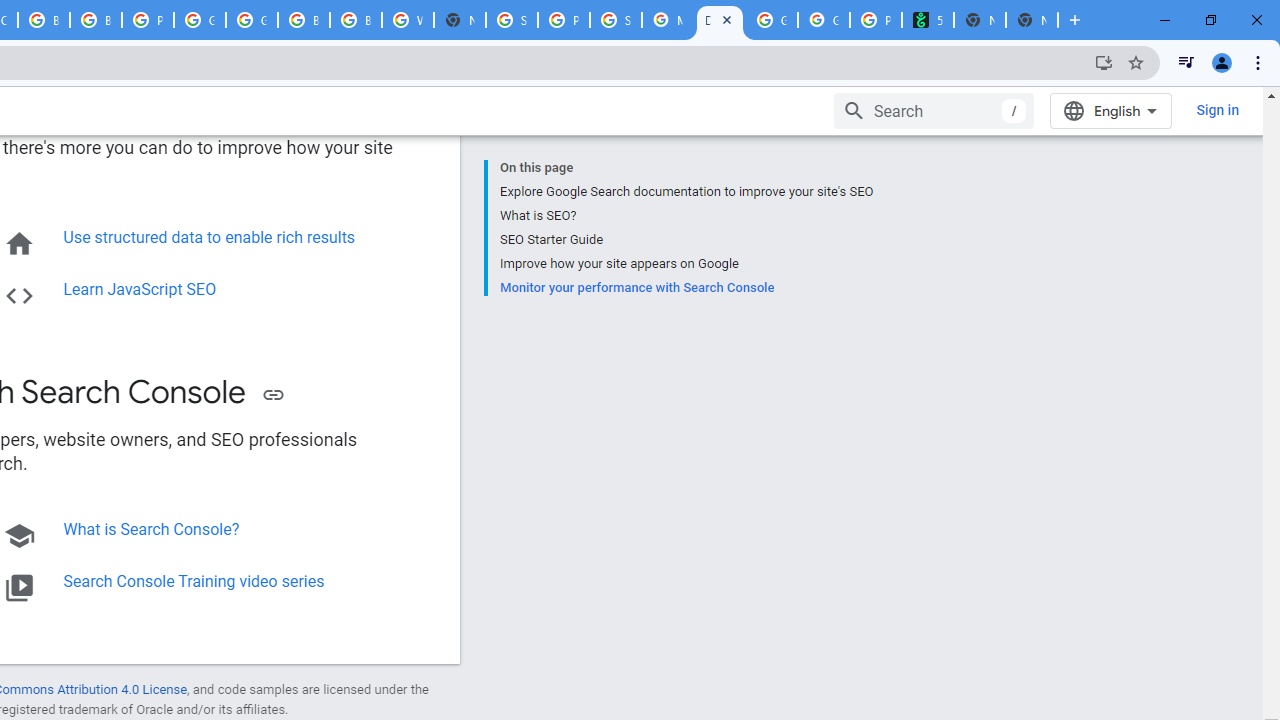 The width and height of the screenshot is (1280, 720). What do you see at coordinates (209, 236) in the screenshot?
I see `'Use structured data to enable rich results'` at bounding box center [209, 236].